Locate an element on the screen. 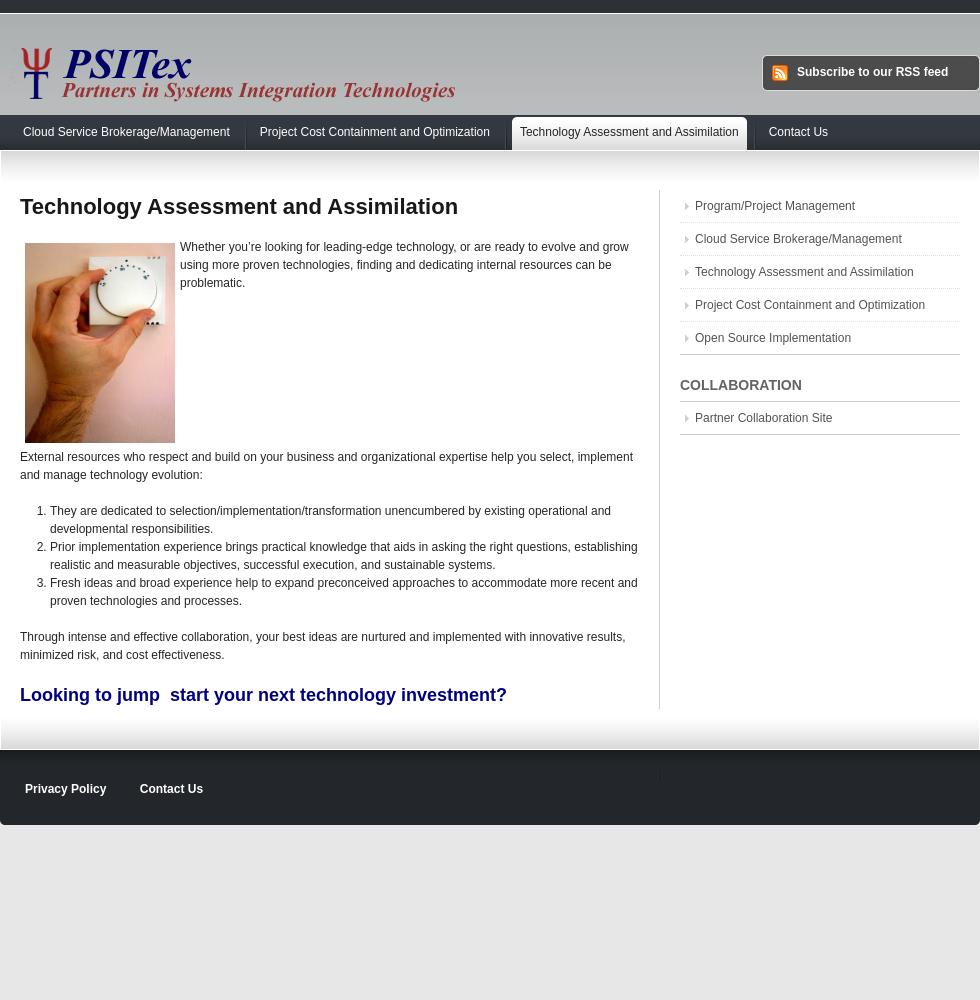 Image resolution: width=980 pixels, height=1000 pixels. 'Program/Project Management' is located at coordinates (774, 205).